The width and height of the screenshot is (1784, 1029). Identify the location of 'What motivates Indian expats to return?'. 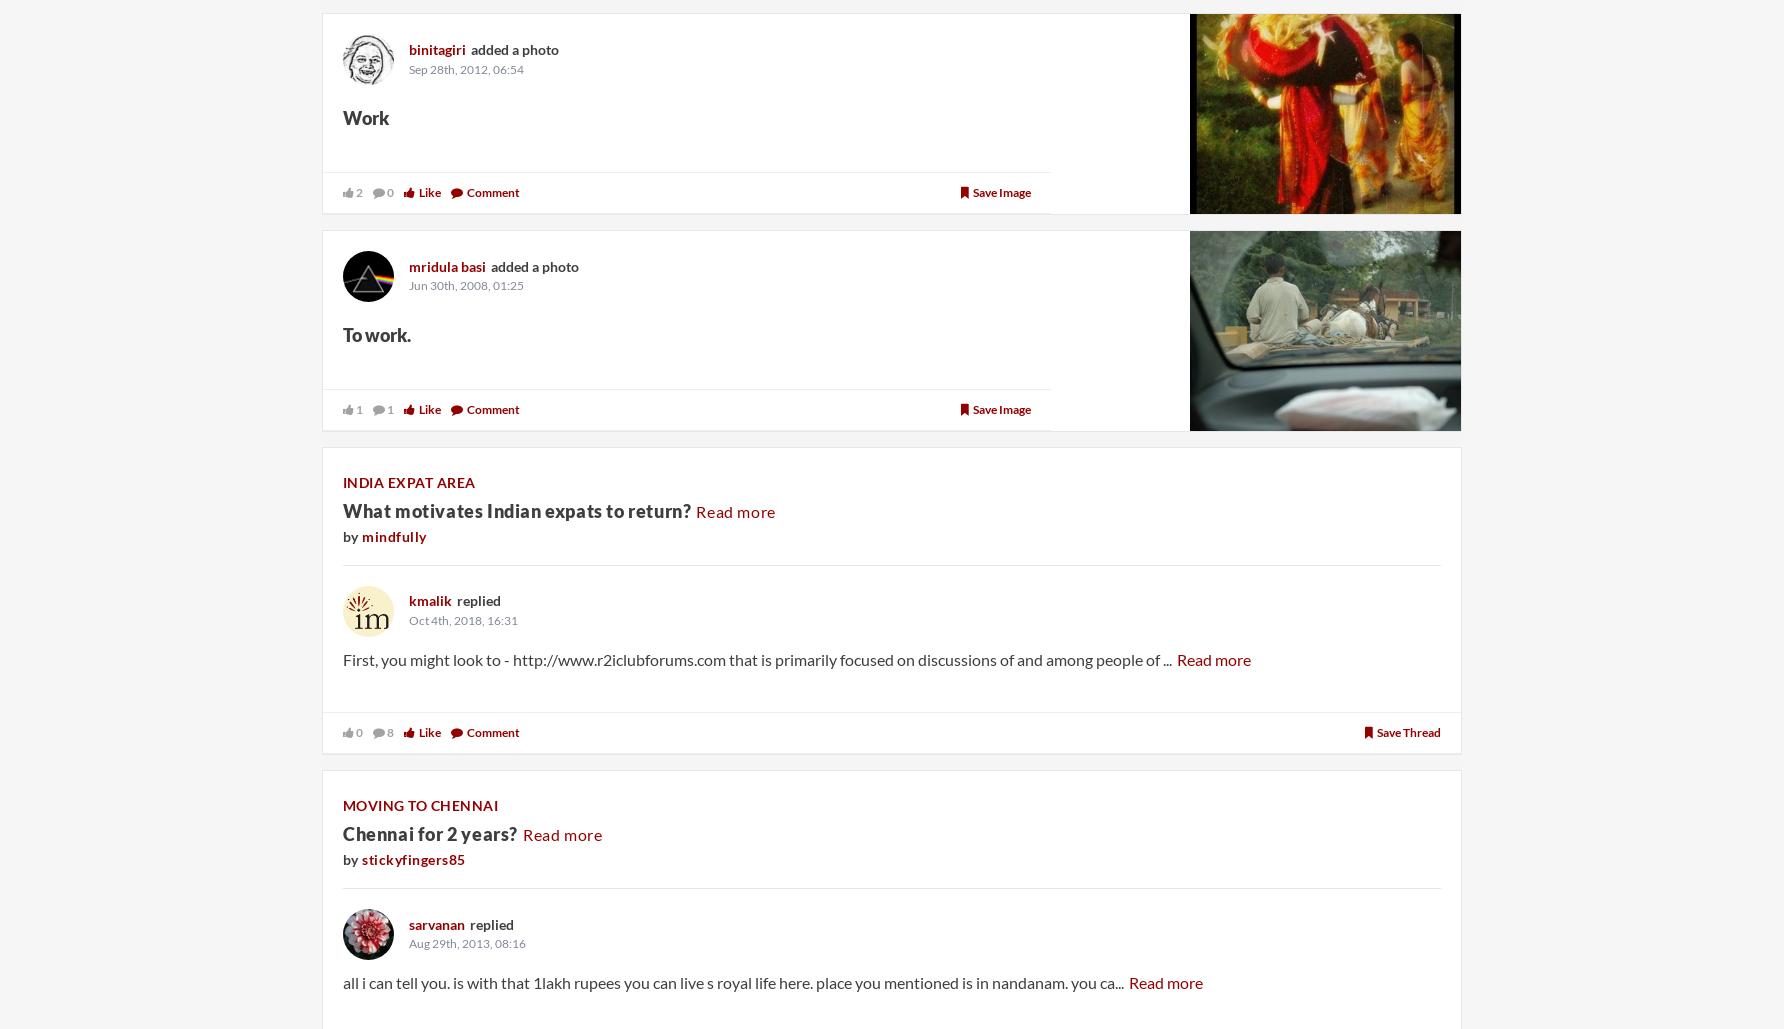
(517, 509).